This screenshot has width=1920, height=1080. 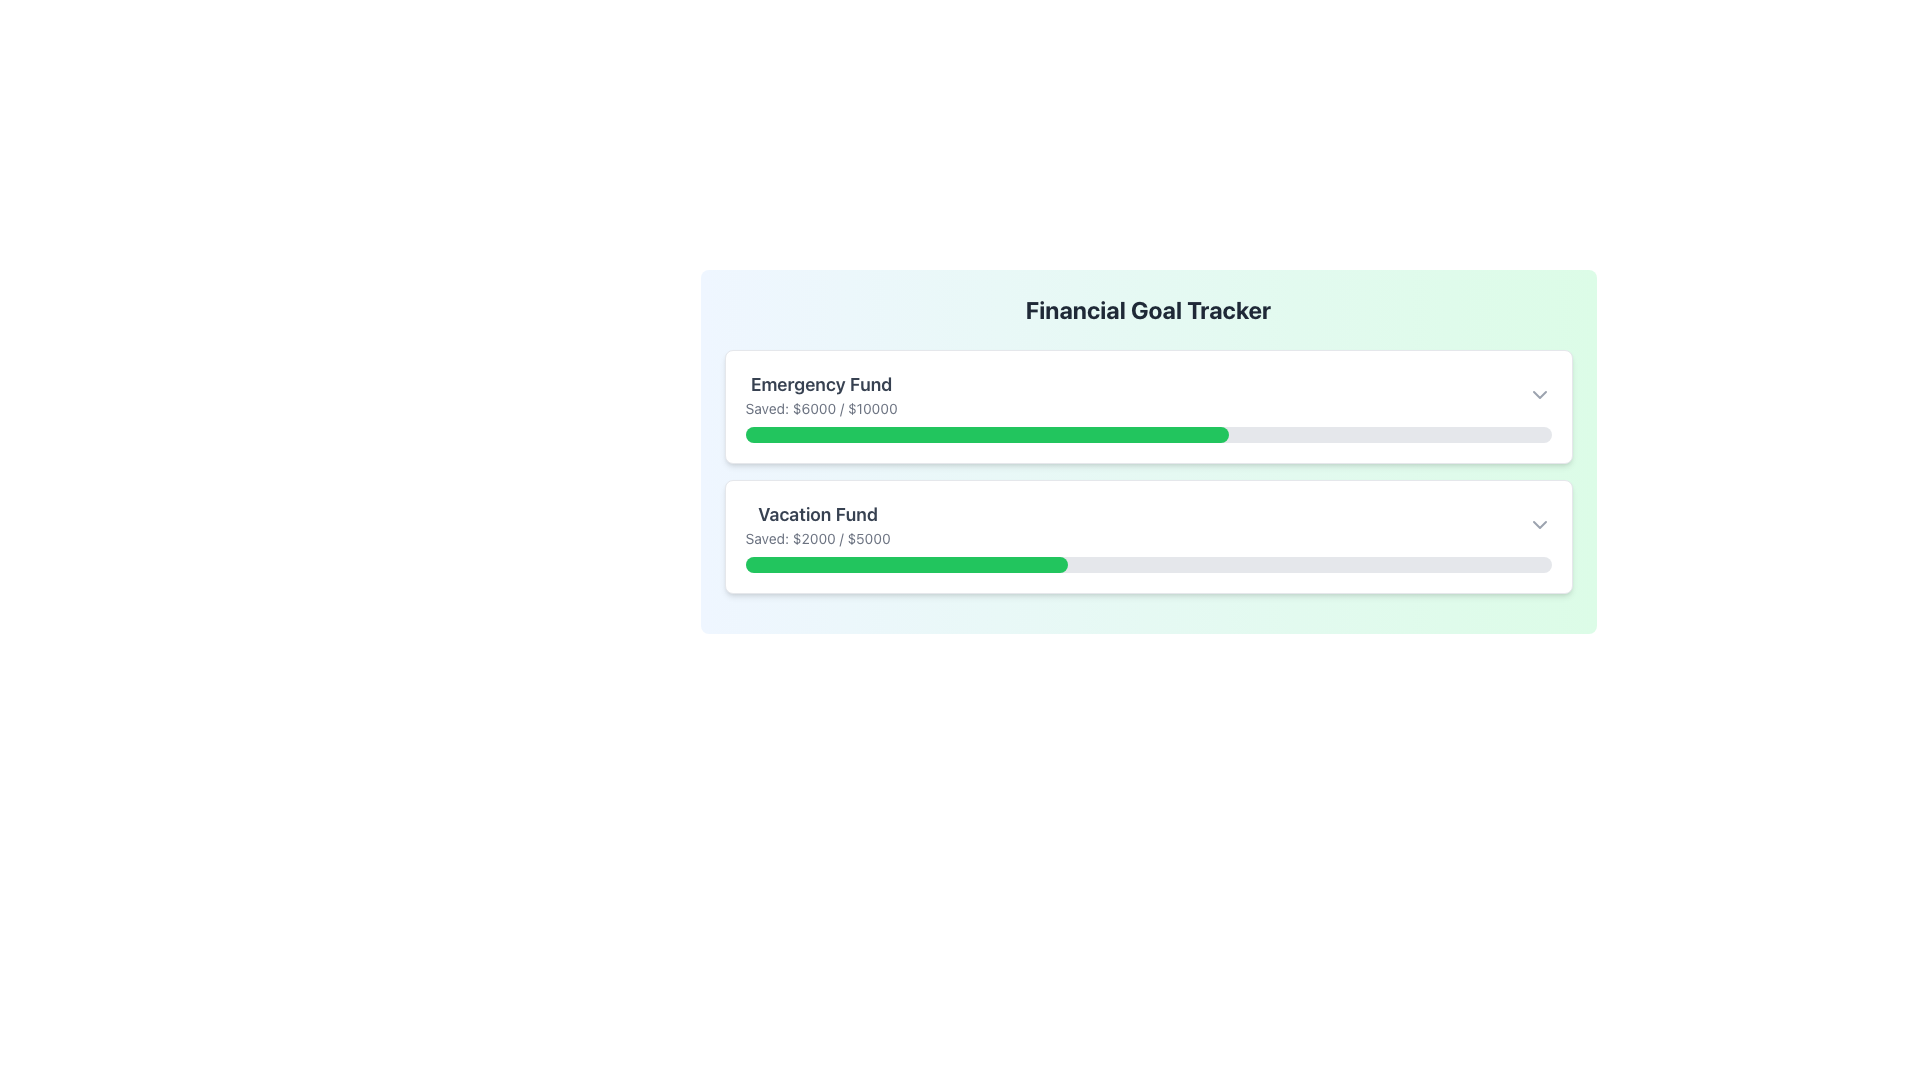 I want to click on the static text label that provides details about the savings progress for the 'Vacation Fund', located directly below the 'Vacation Fund' text, so click(x=818, y=538).